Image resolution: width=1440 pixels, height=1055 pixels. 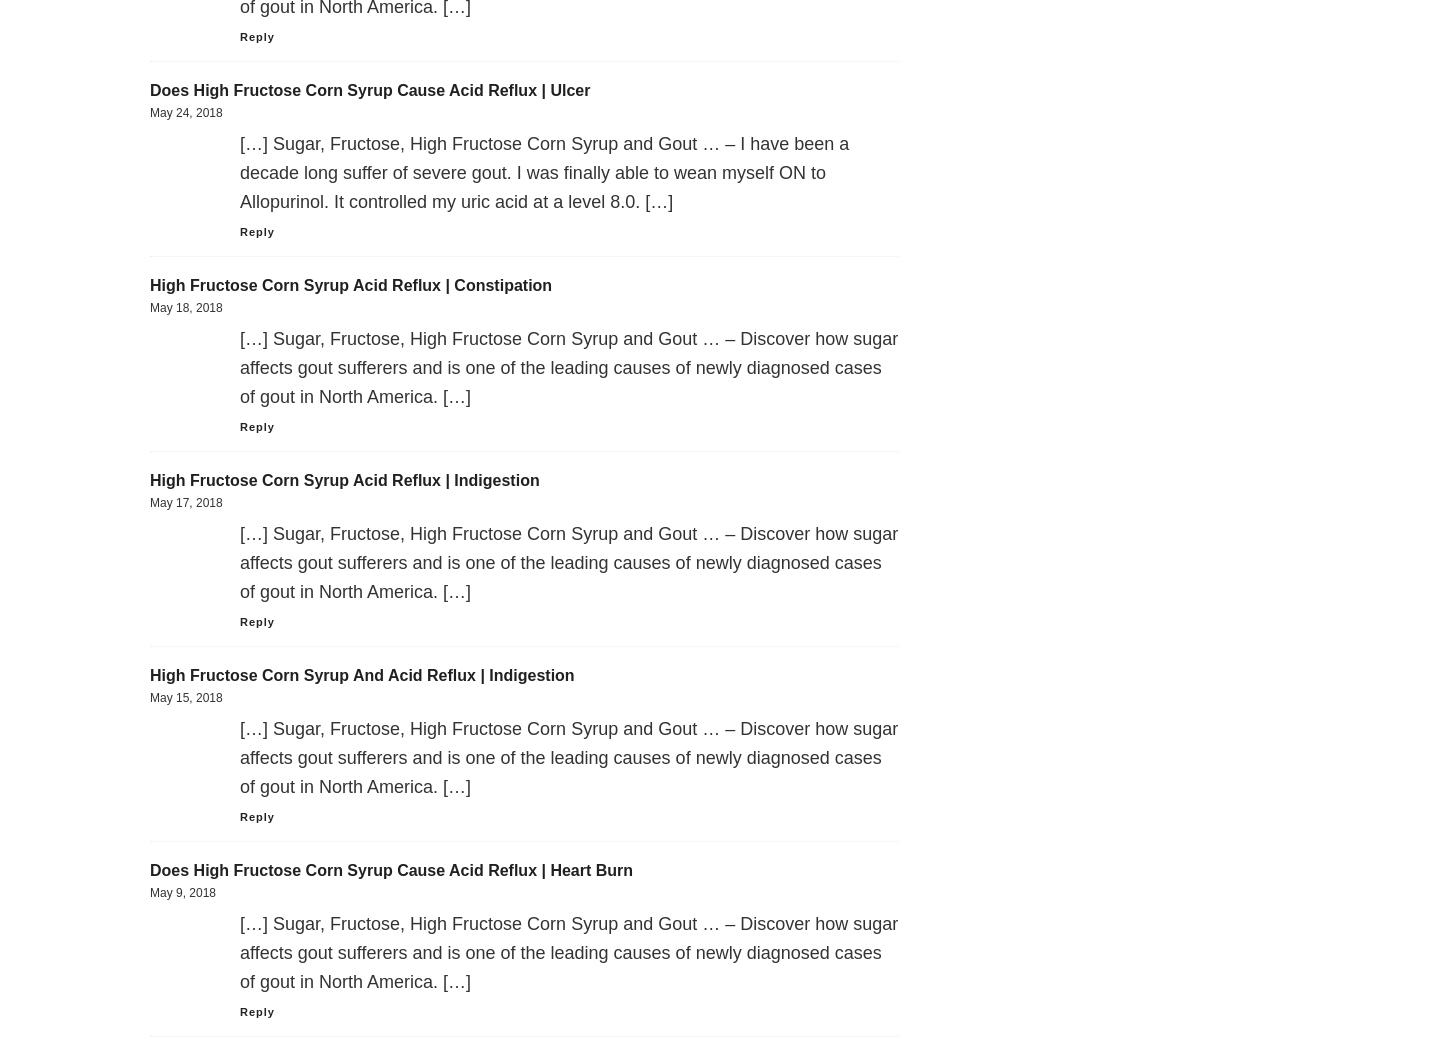 I want to click on 'High Fructose Corn Syrup And Acid Reflux | Indigestion', so click(x=149, y=674).